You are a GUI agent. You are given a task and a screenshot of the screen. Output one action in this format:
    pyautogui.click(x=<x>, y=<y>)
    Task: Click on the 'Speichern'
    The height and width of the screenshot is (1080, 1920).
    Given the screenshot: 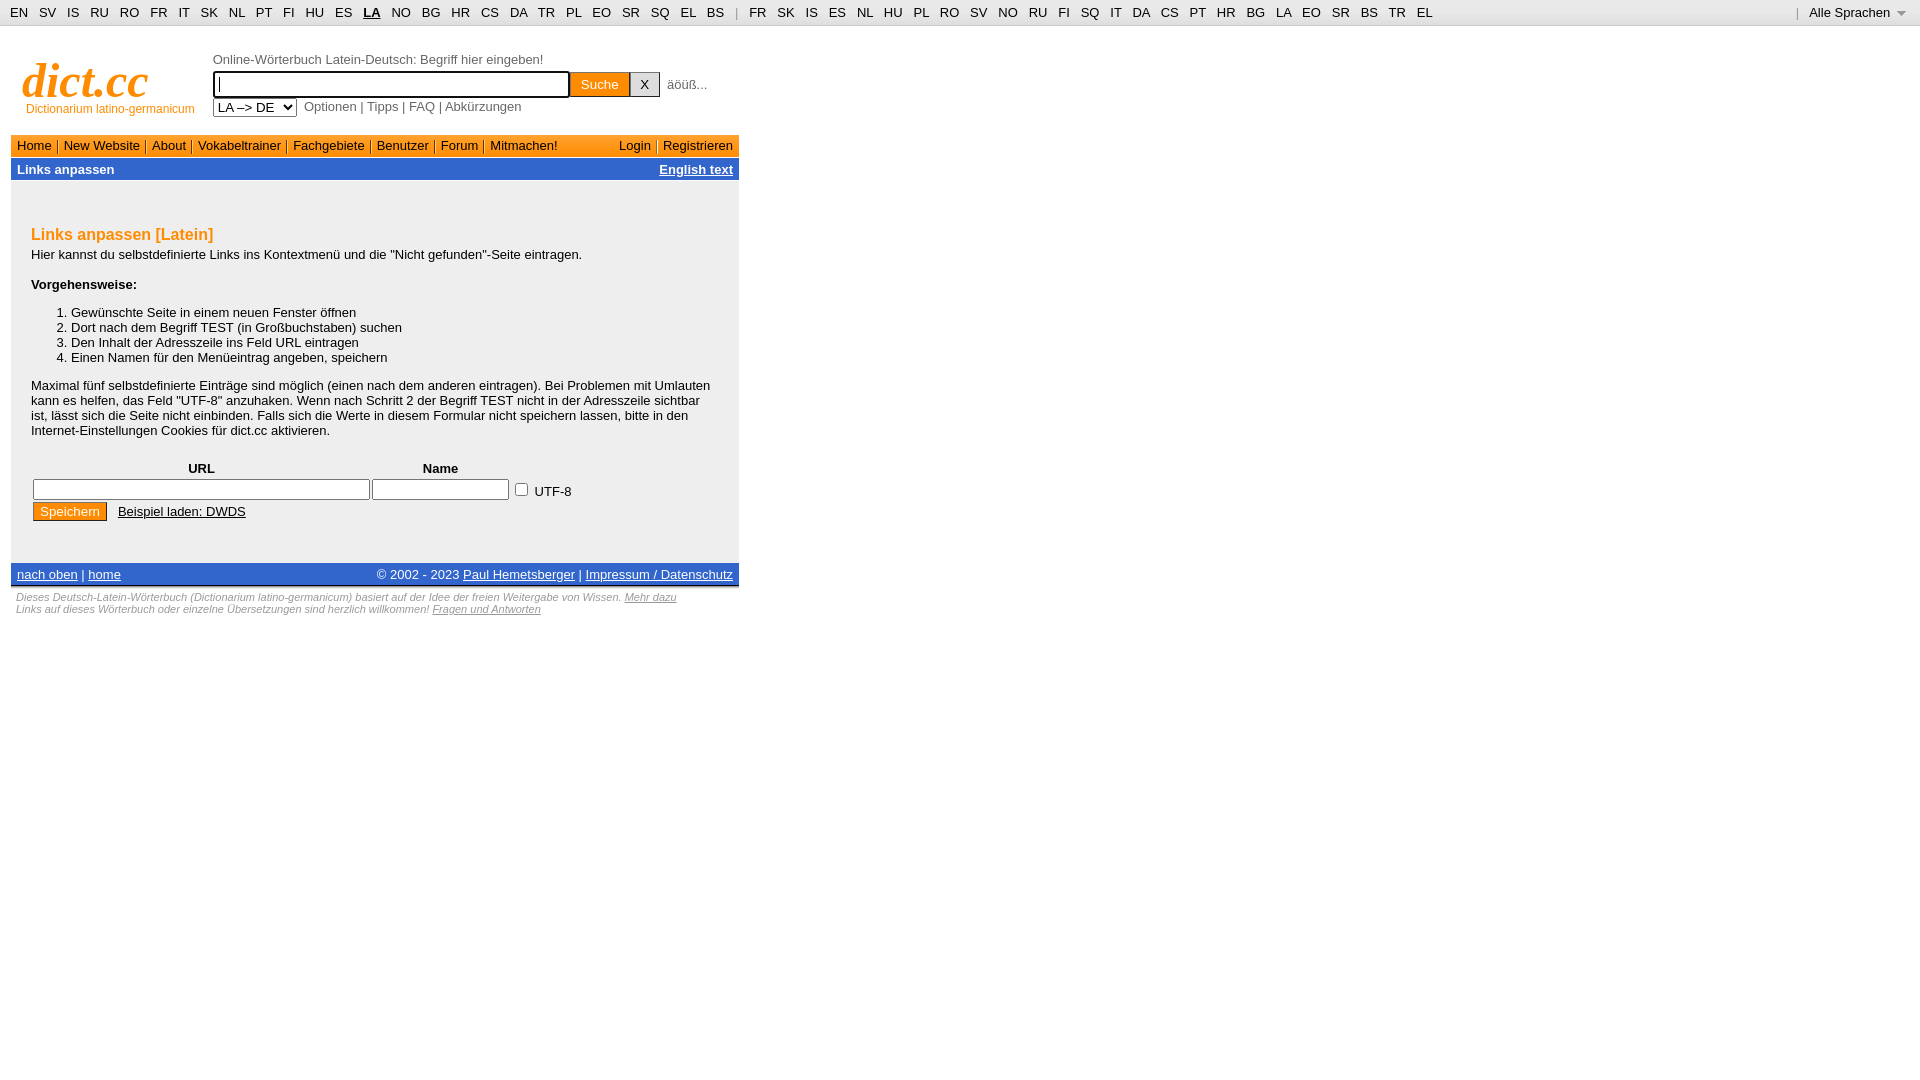 What is the action you would take?
    pyautogui.click(x=70, y=510)
    